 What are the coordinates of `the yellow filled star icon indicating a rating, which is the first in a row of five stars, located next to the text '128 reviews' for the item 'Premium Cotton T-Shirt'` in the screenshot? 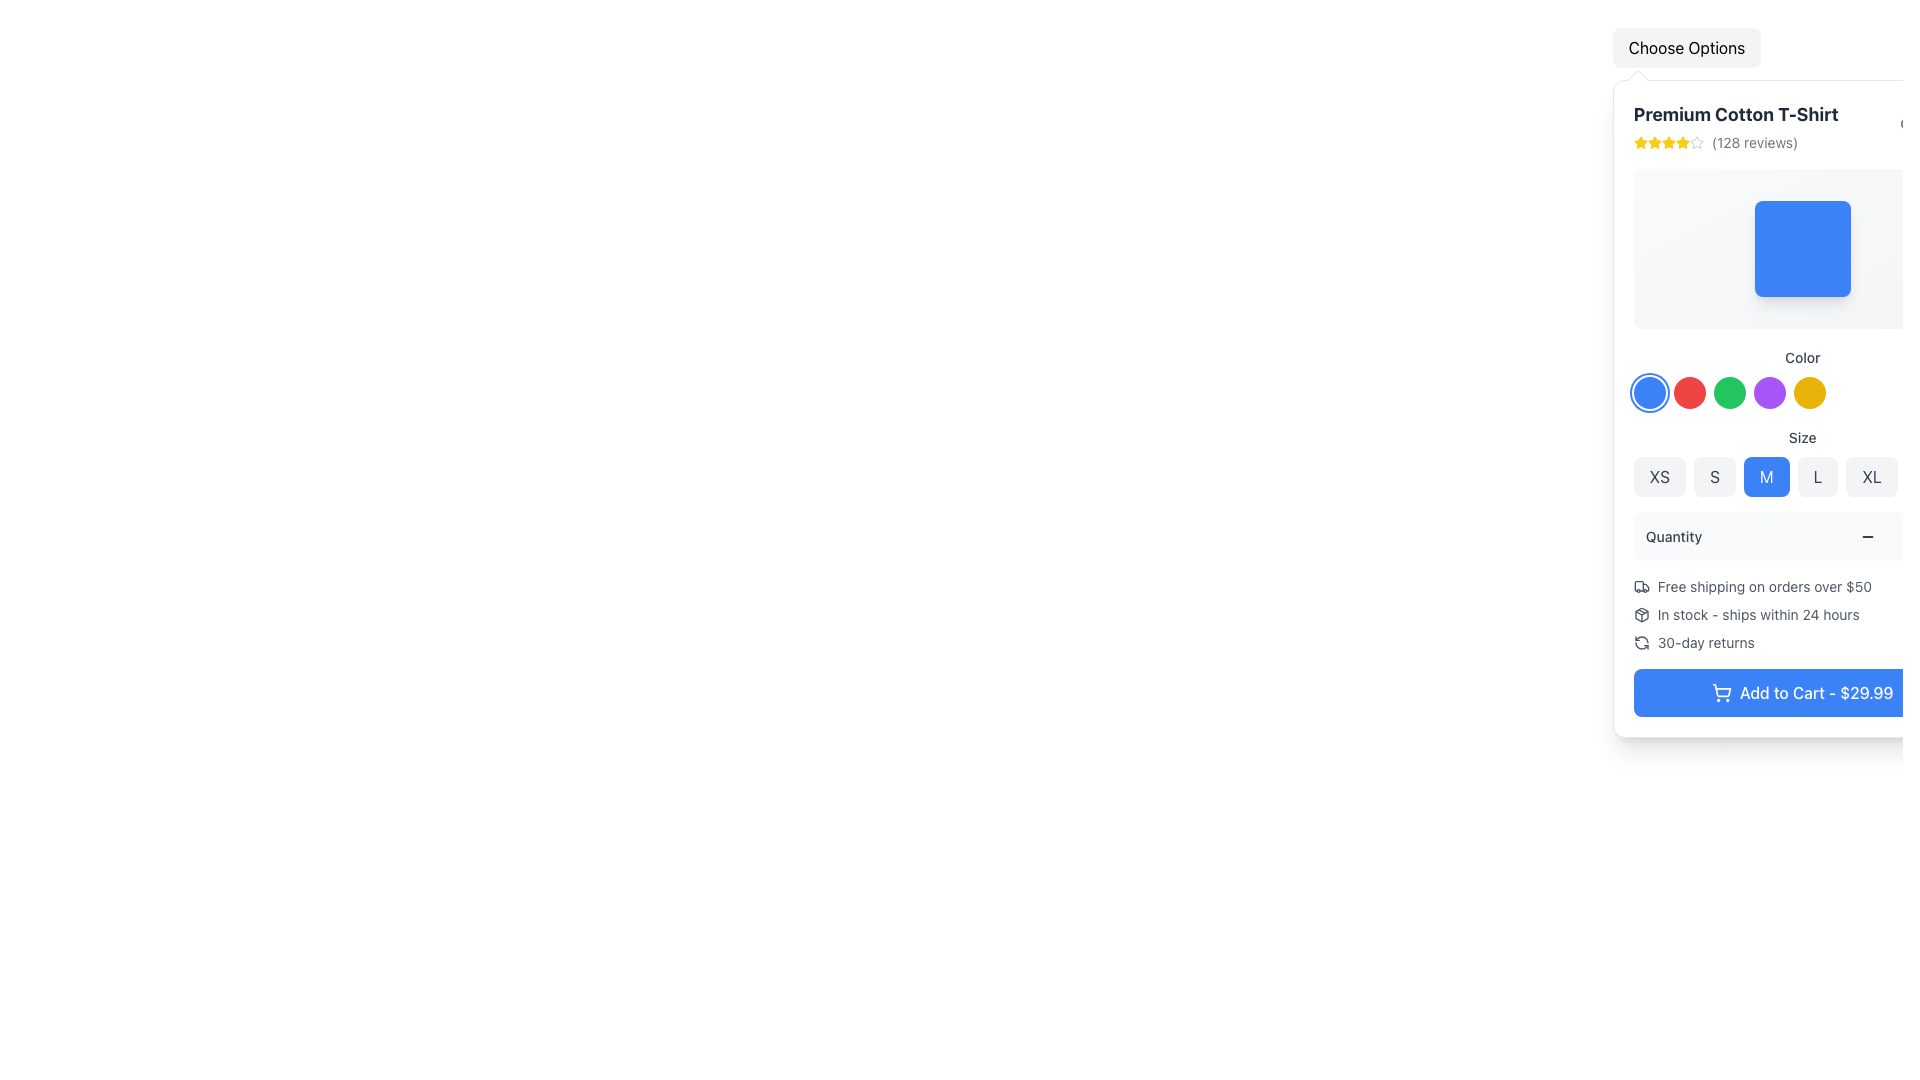 It's located at (1640, 141).